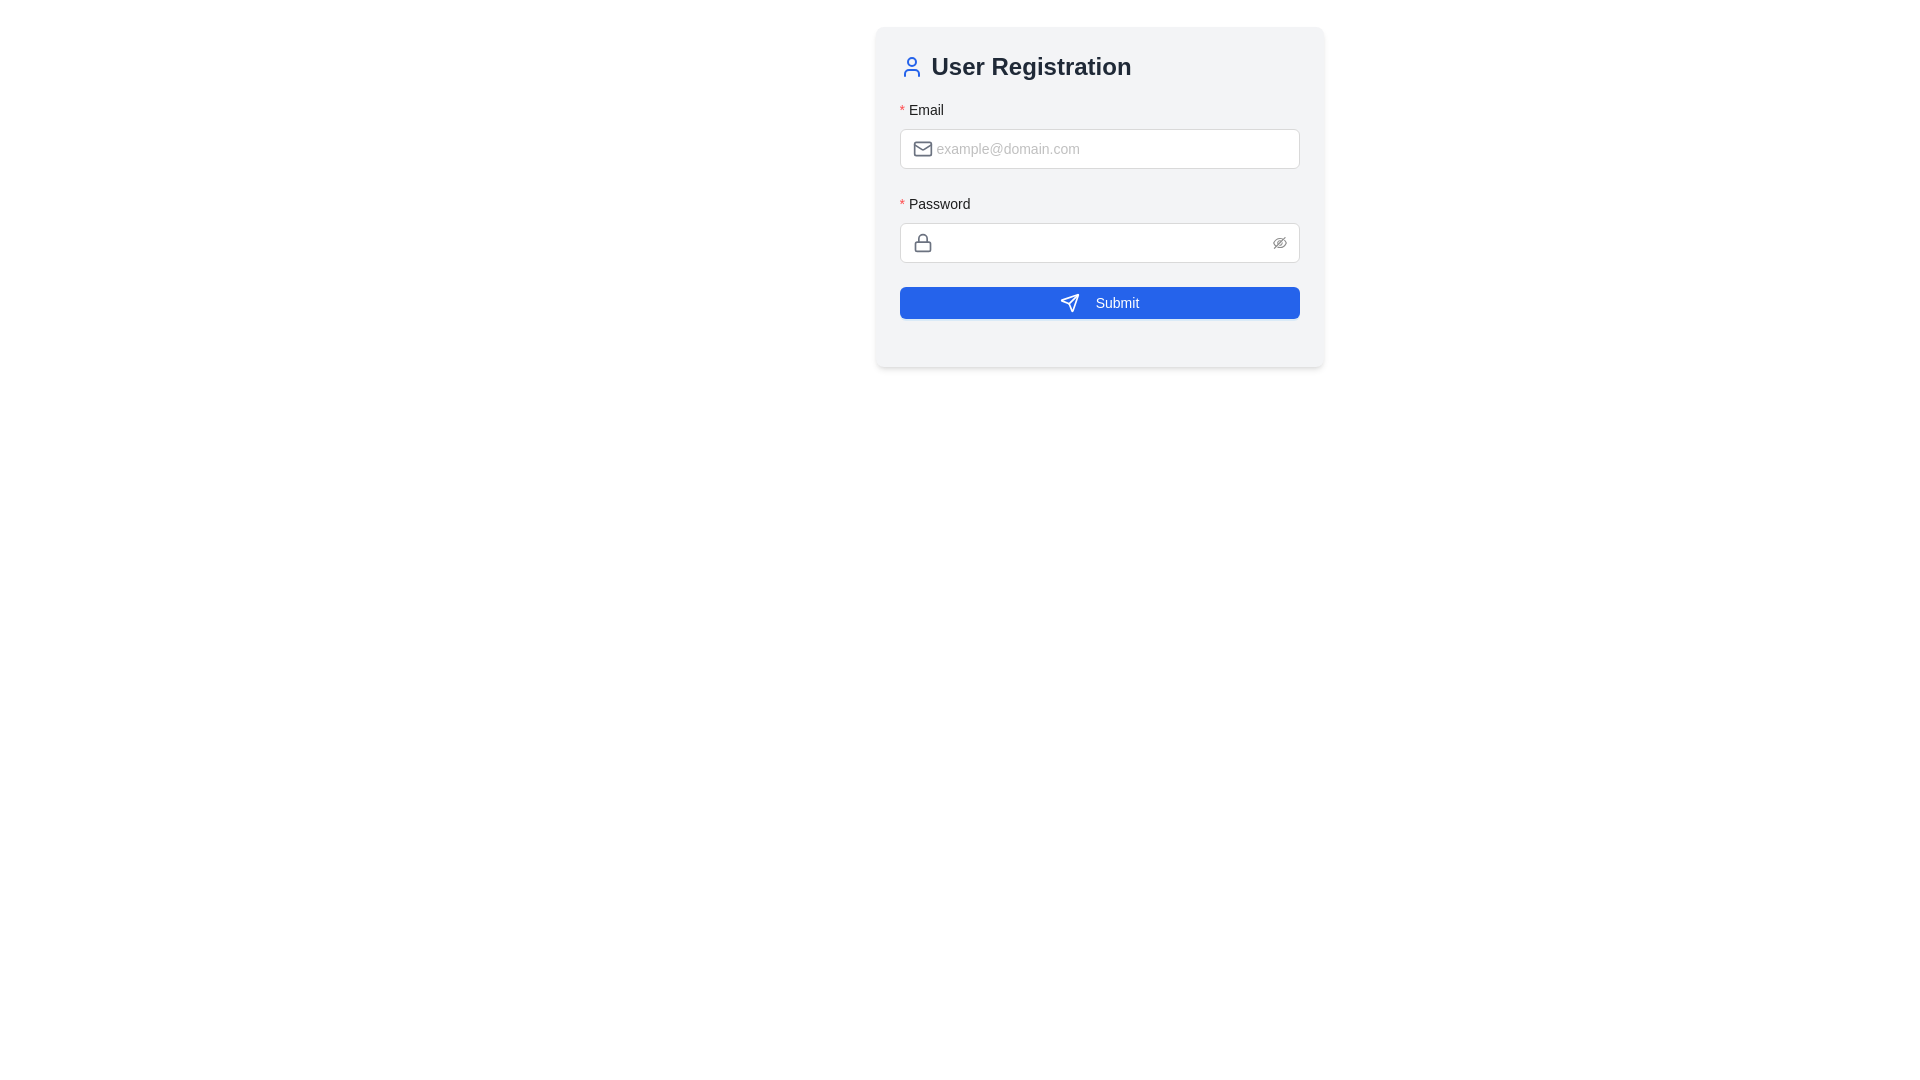 The height and width of the screenshot is (1080, 1920). Describe the element at coordinates (1116, 303) in the screenshot. I see `the 'Submit' button, which is a blue rectangular button with white text positioned at the bottom of the form panel` at that location.